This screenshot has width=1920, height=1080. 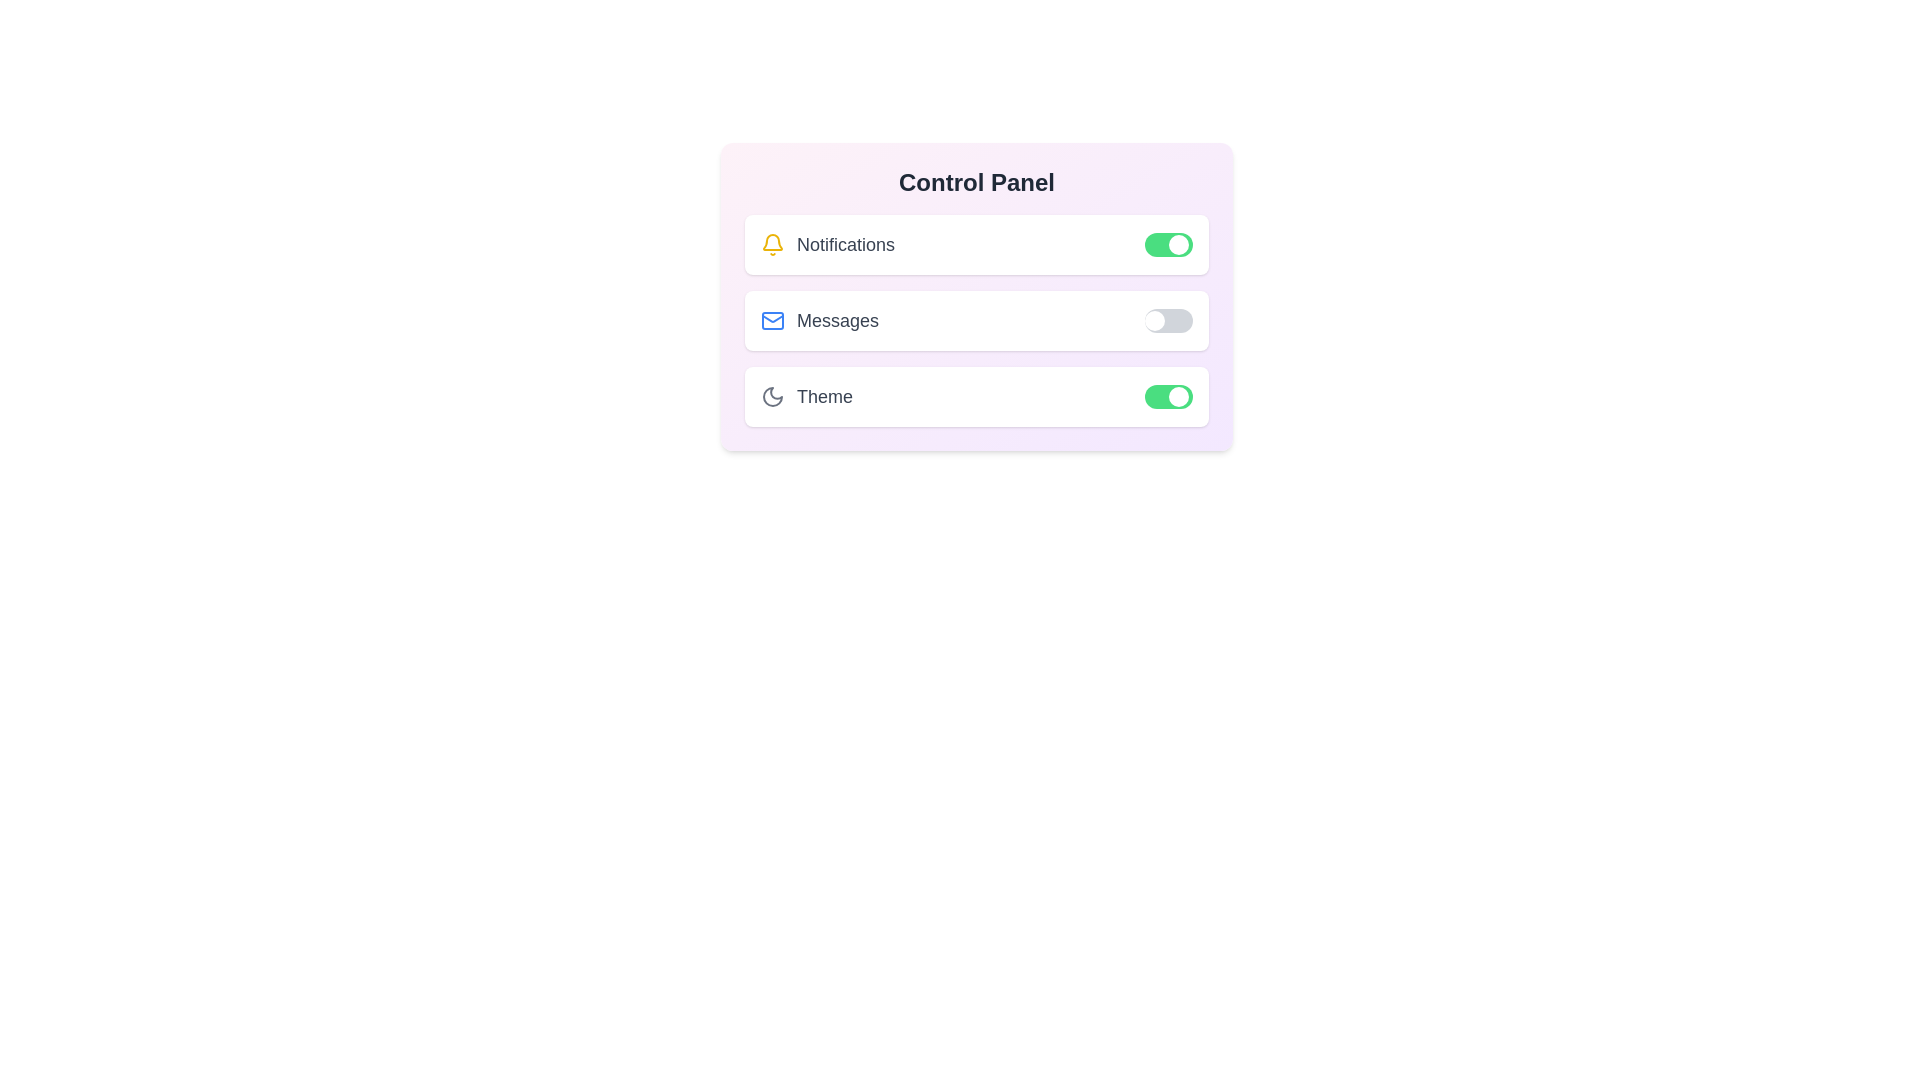 I want to click on the 'Theme' text label, which is styled with a medium font size and grayish text color, located in the bottommost setting row of the 'Control Panel' interface, so click(x=825, y=397).